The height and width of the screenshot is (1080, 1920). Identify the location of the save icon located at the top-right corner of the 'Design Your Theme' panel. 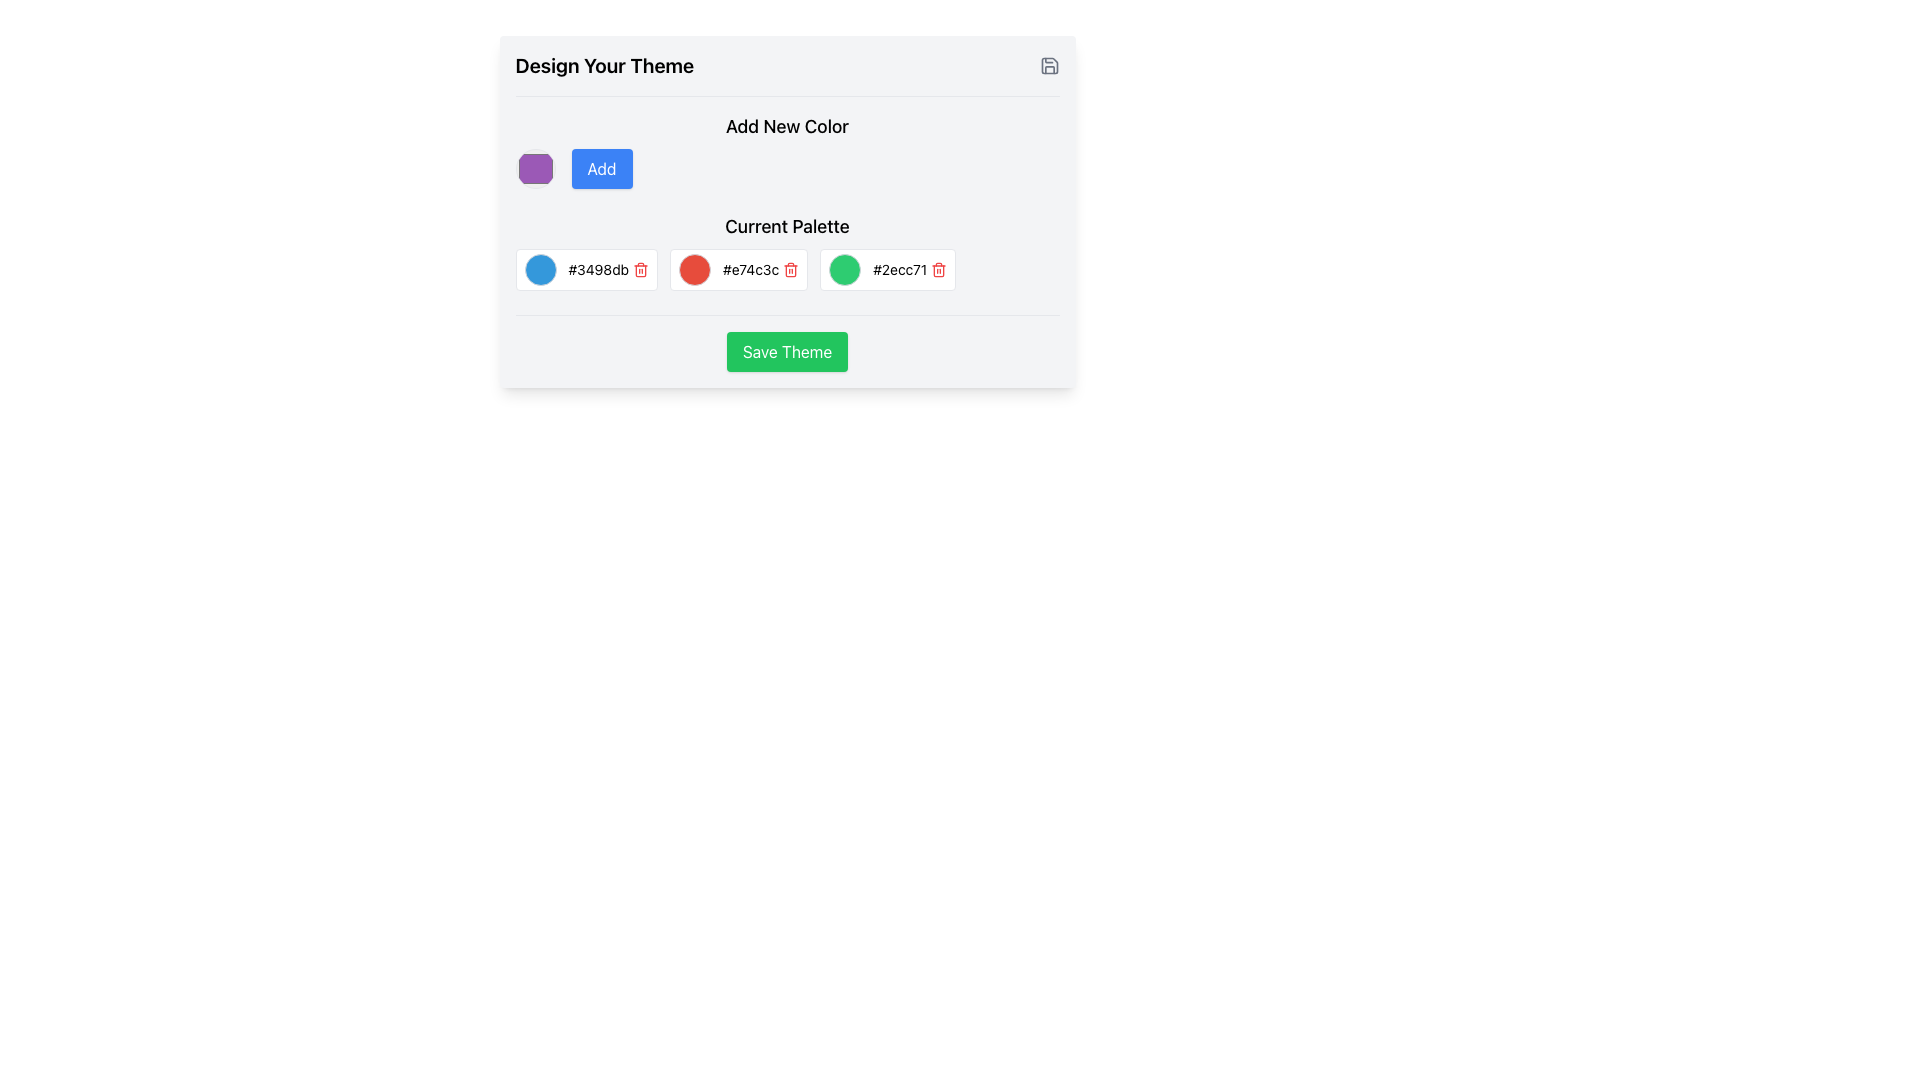
(1048, 64).